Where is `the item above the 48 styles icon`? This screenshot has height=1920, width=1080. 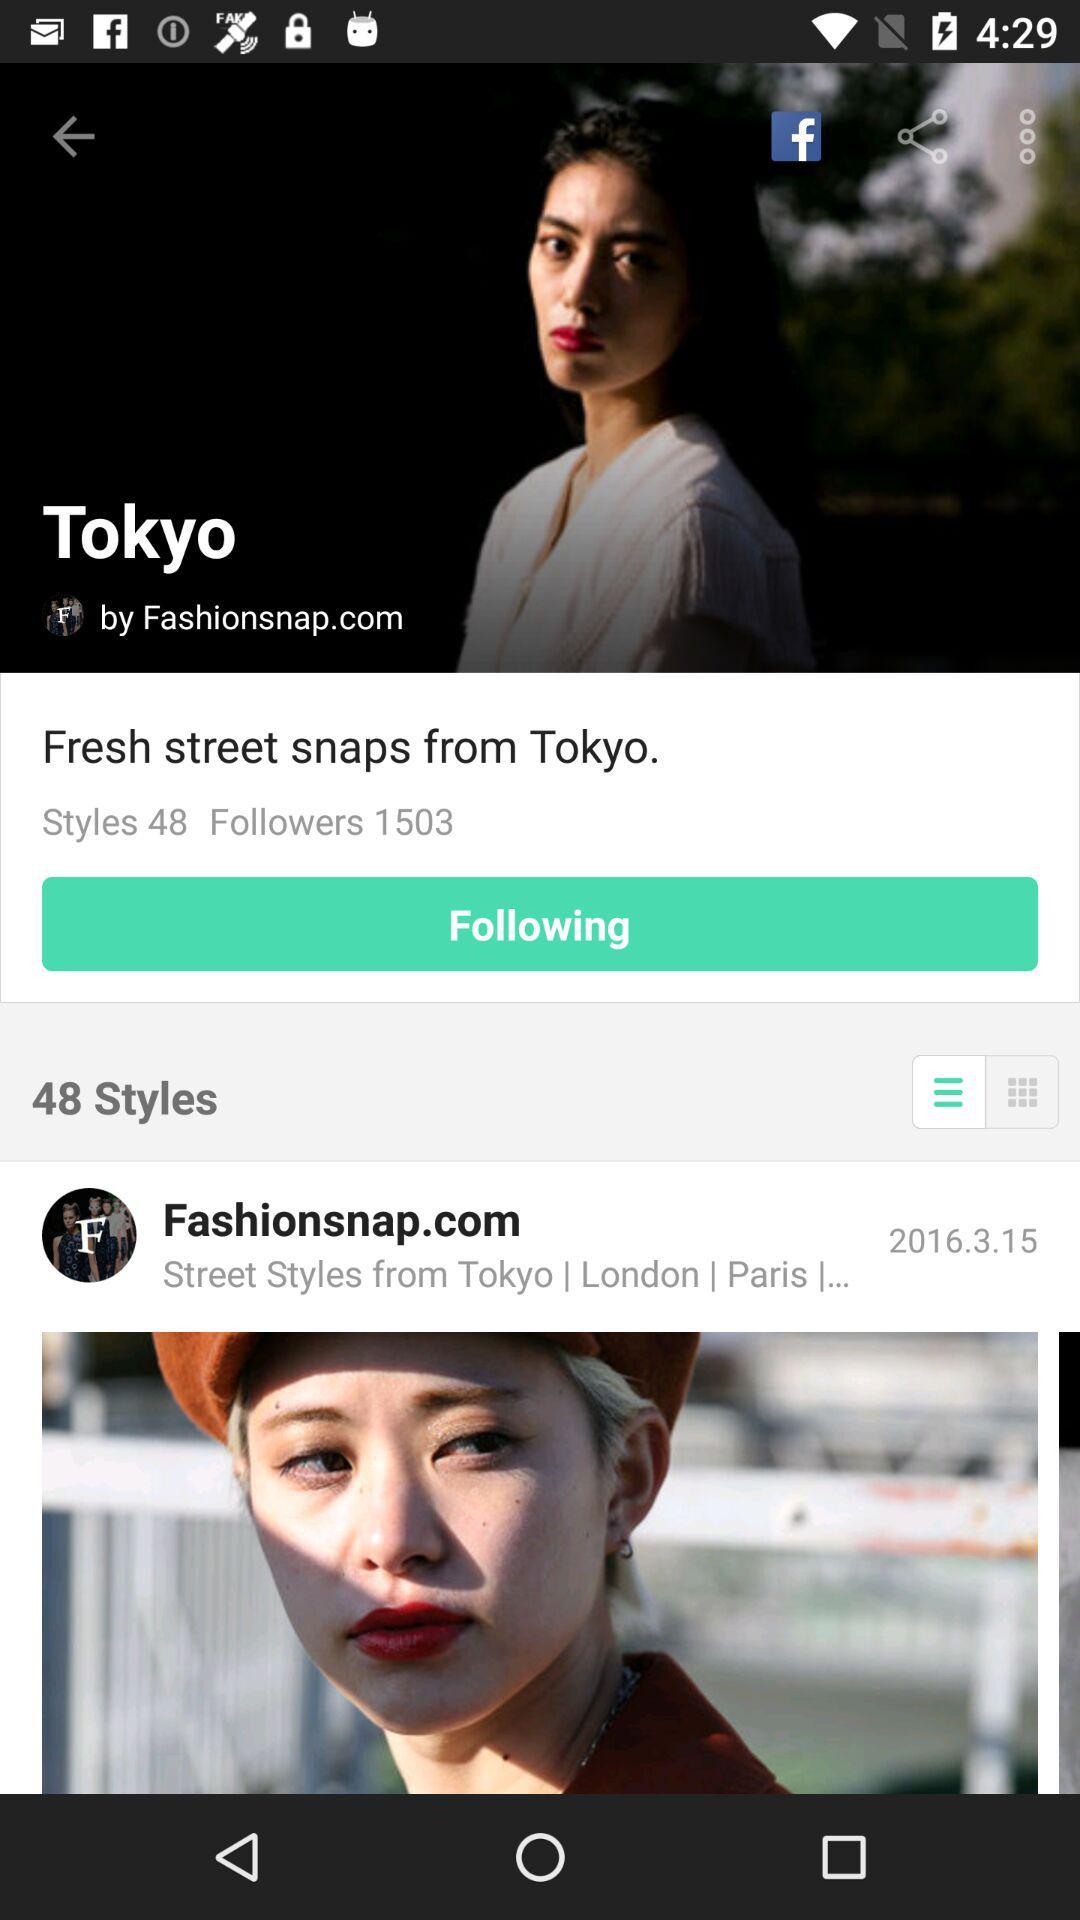
the item above the 48 styles icon is located at coordinates (540, 923).